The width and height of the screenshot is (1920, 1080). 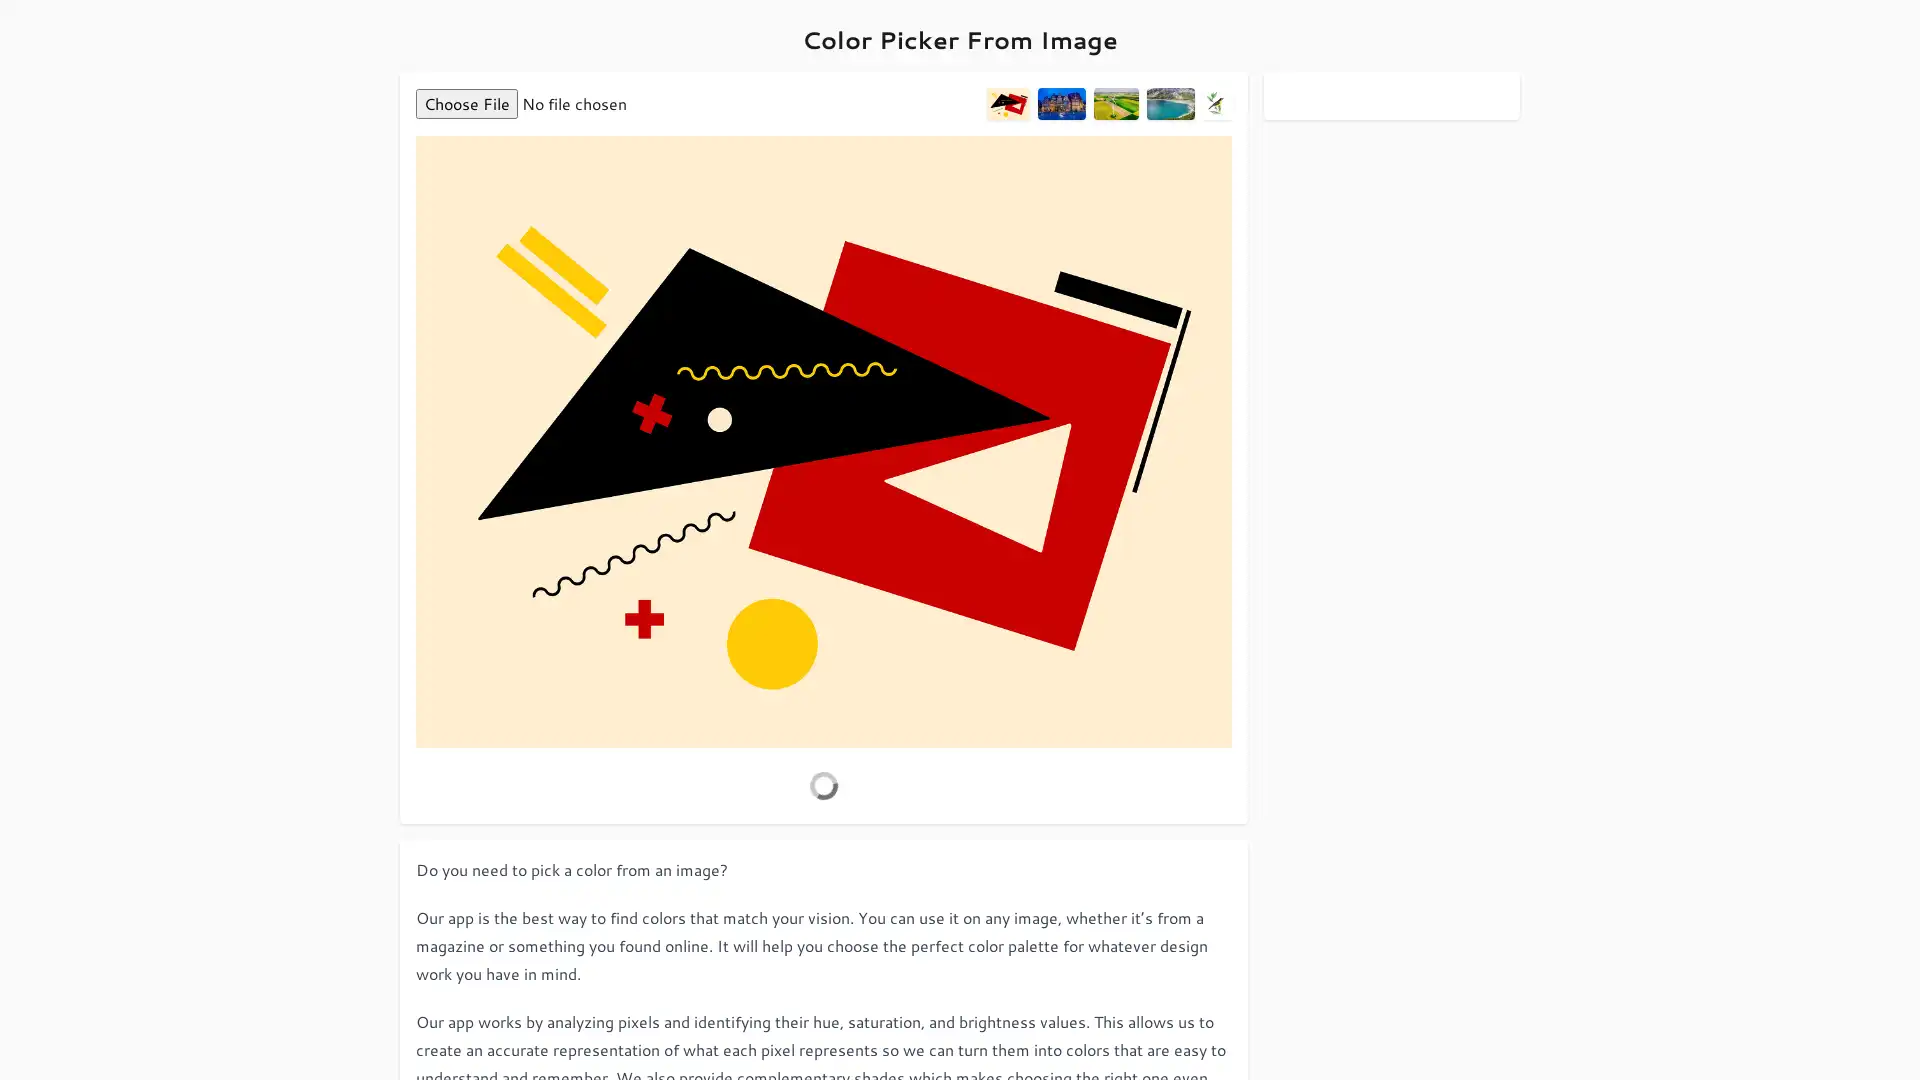 What do you see at coordinates (1114, 104) in the screenshot?
I see `example image` at bounding box center [1114, 104].